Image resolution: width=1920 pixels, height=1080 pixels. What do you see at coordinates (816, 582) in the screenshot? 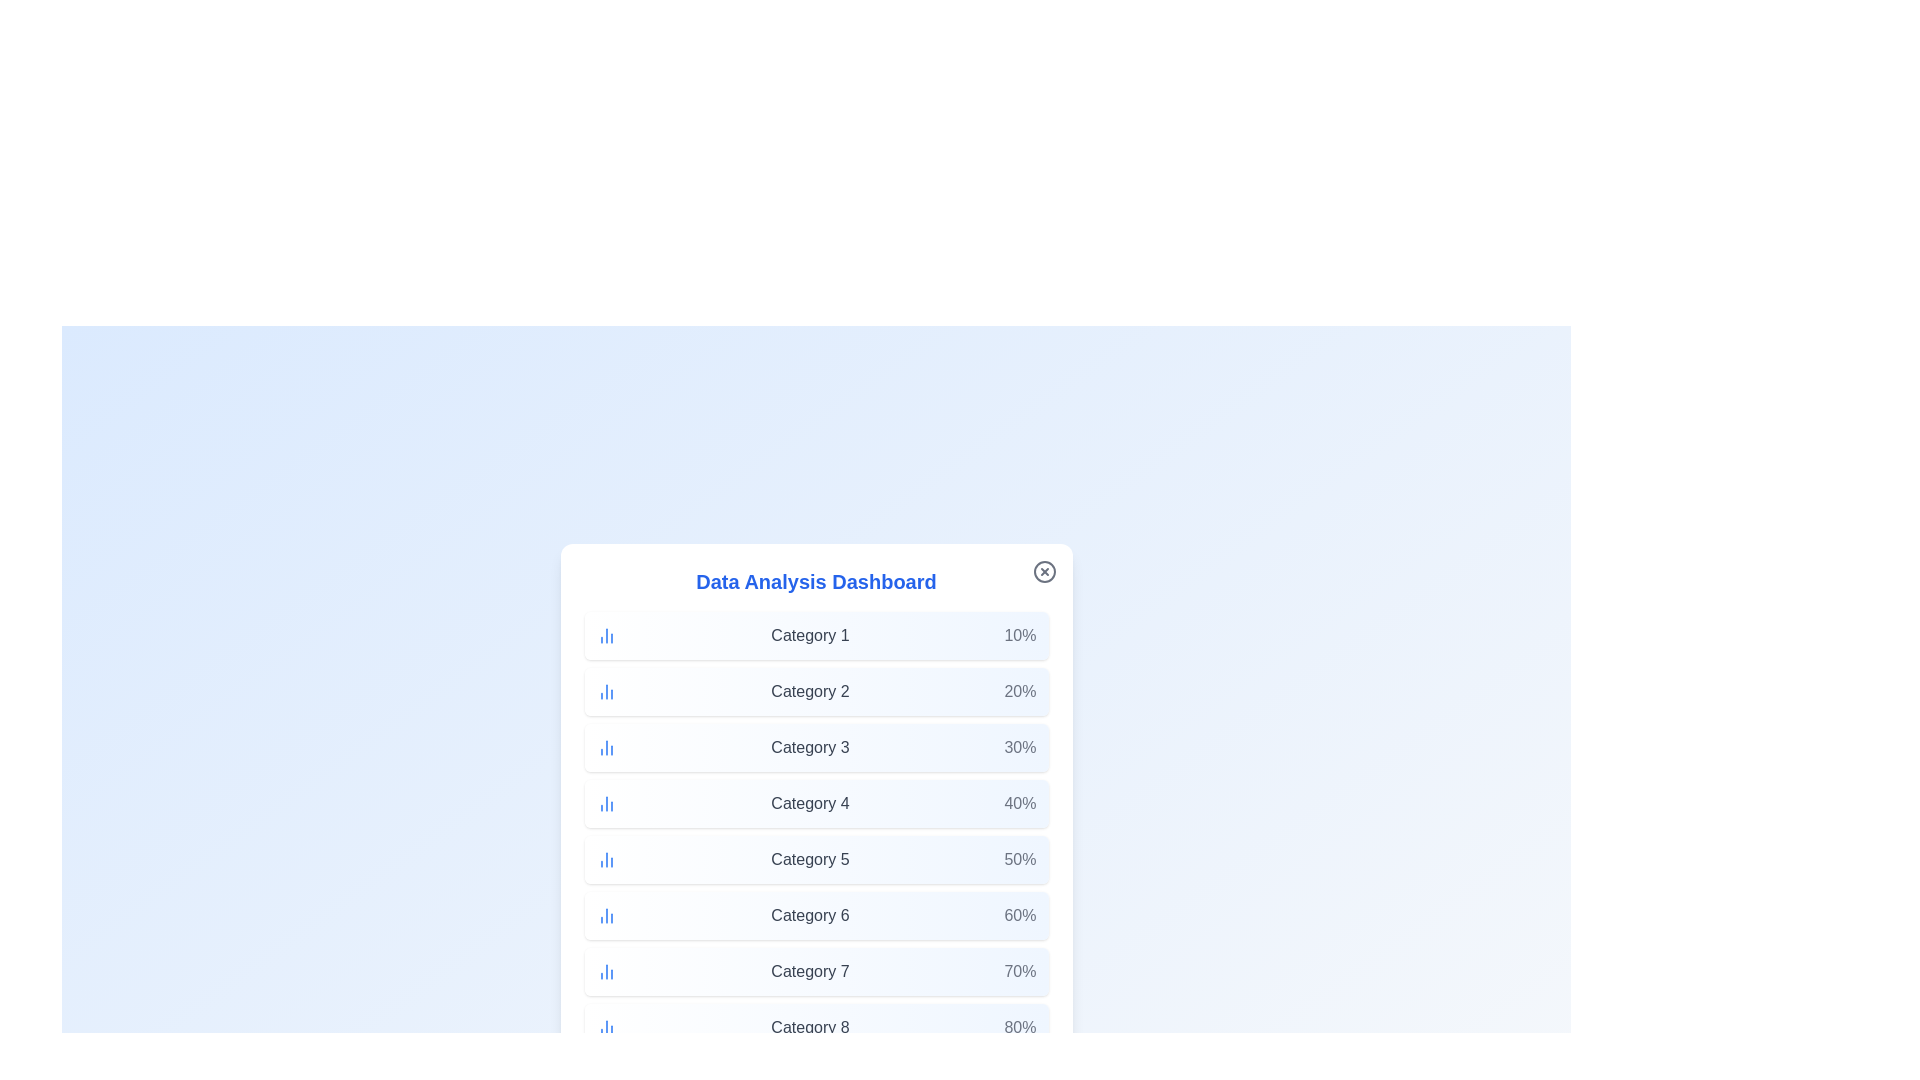
I see `the title of the dialog to simulate an interaction` at bounding box center [816, 582].